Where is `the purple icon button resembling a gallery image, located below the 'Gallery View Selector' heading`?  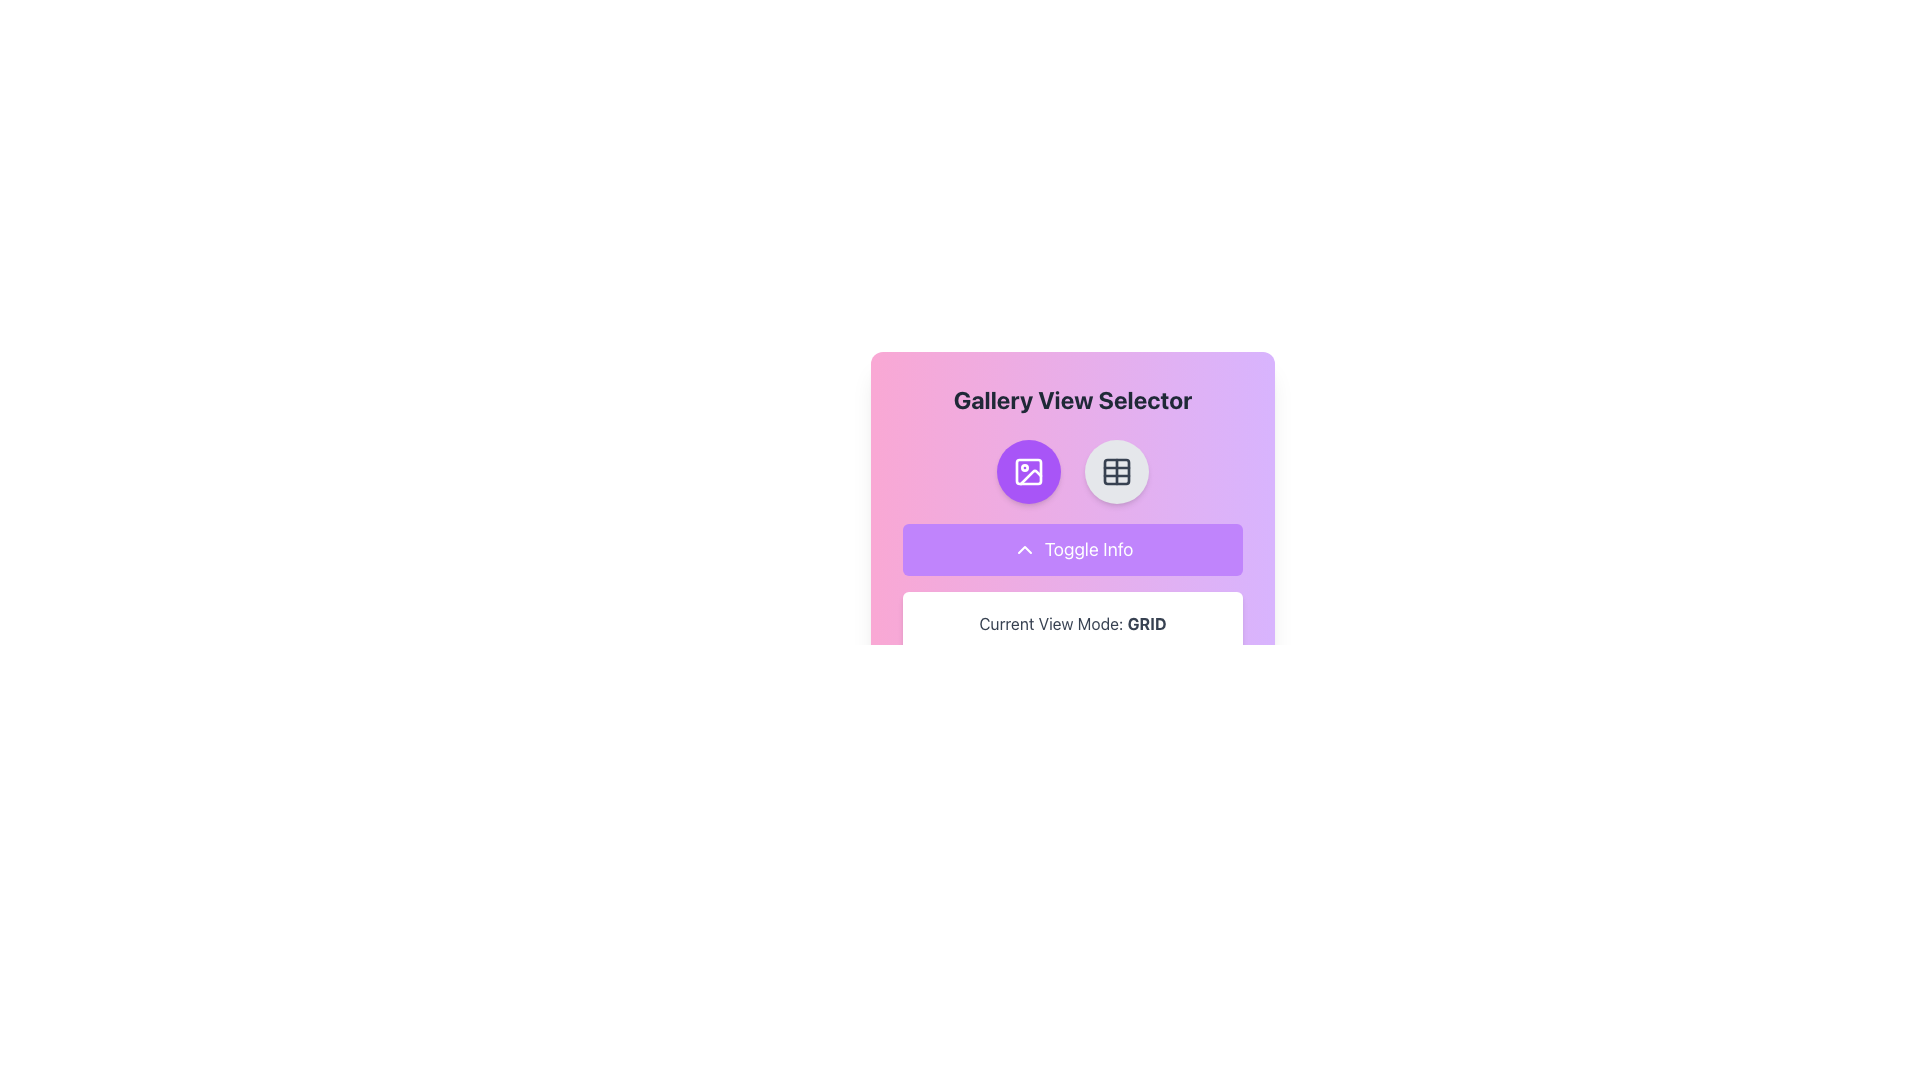
the purple icon button resembling a gallery image, located below the 'Gallery View Selector' heading is located at coordinates (1028, 471).